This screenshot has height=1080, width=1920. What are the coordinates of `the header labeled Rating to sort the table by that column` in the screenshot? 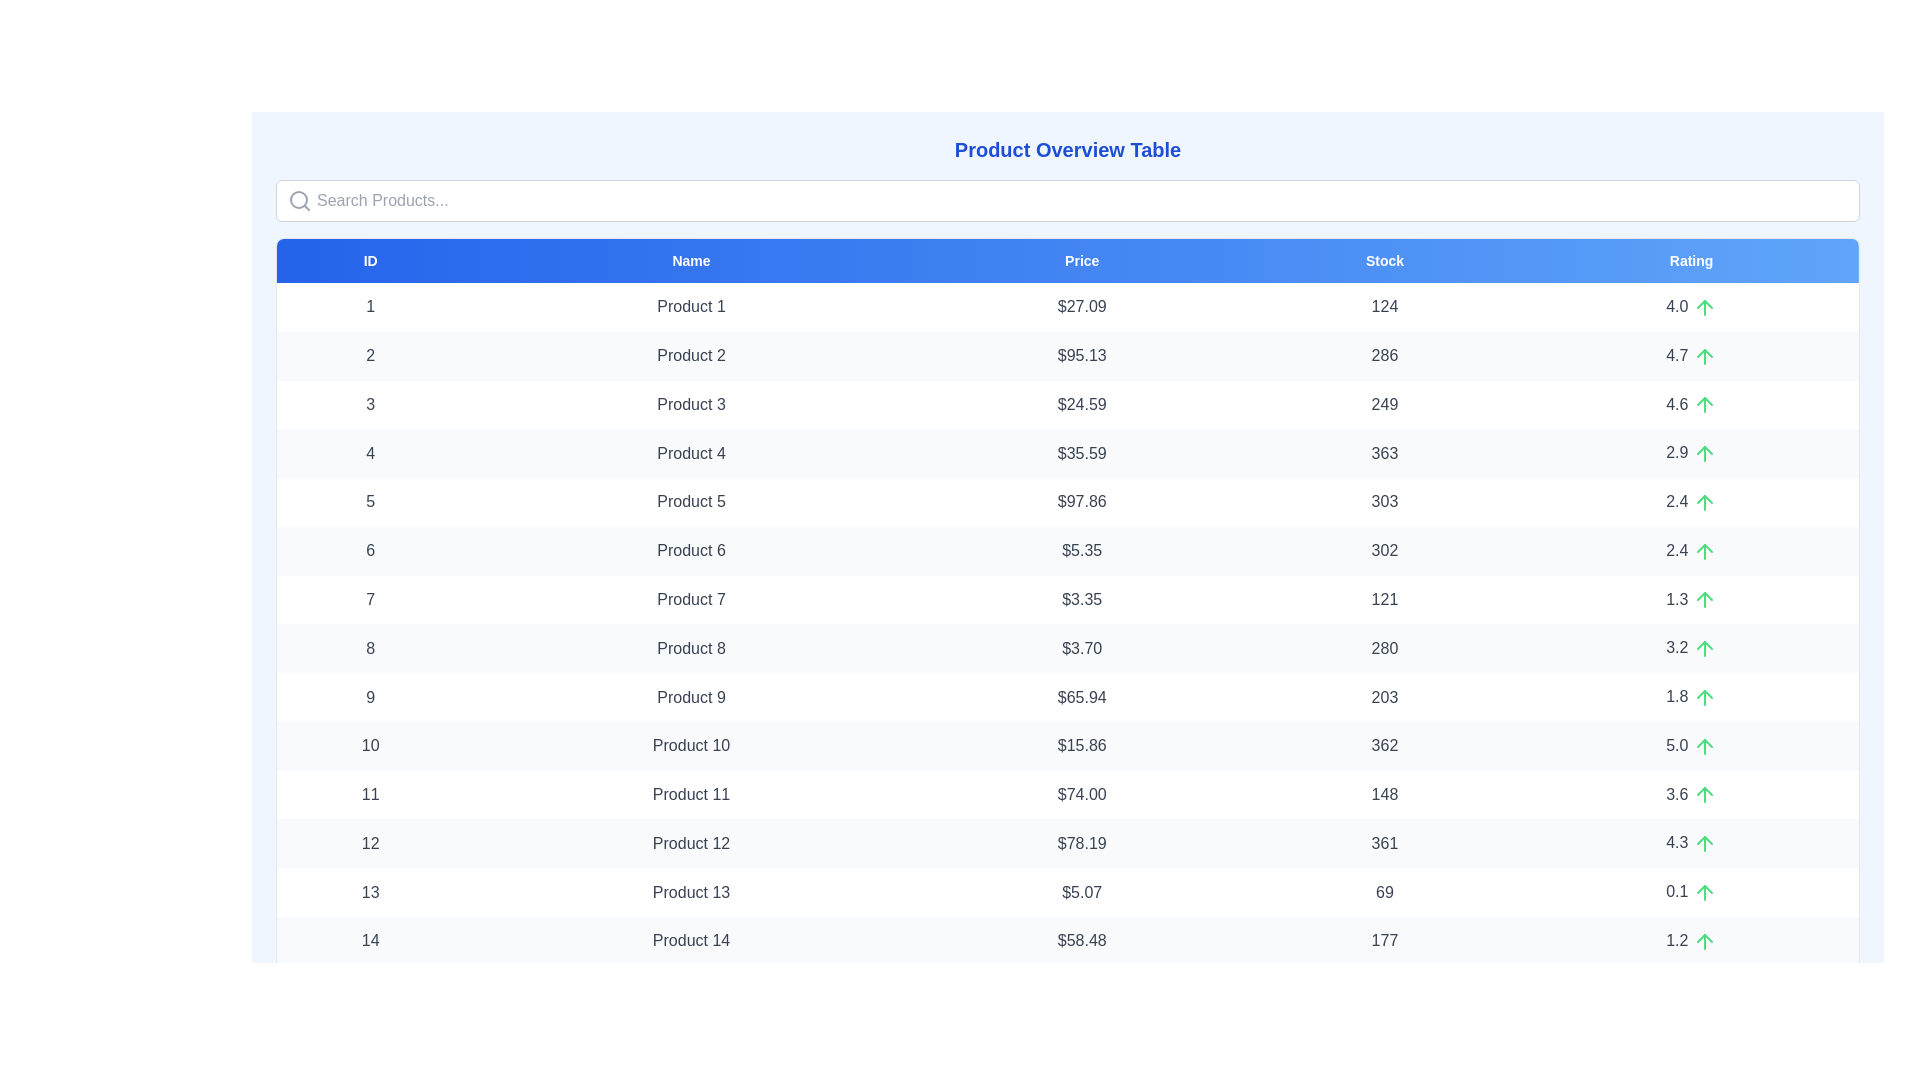 It's located at (1690, 260).